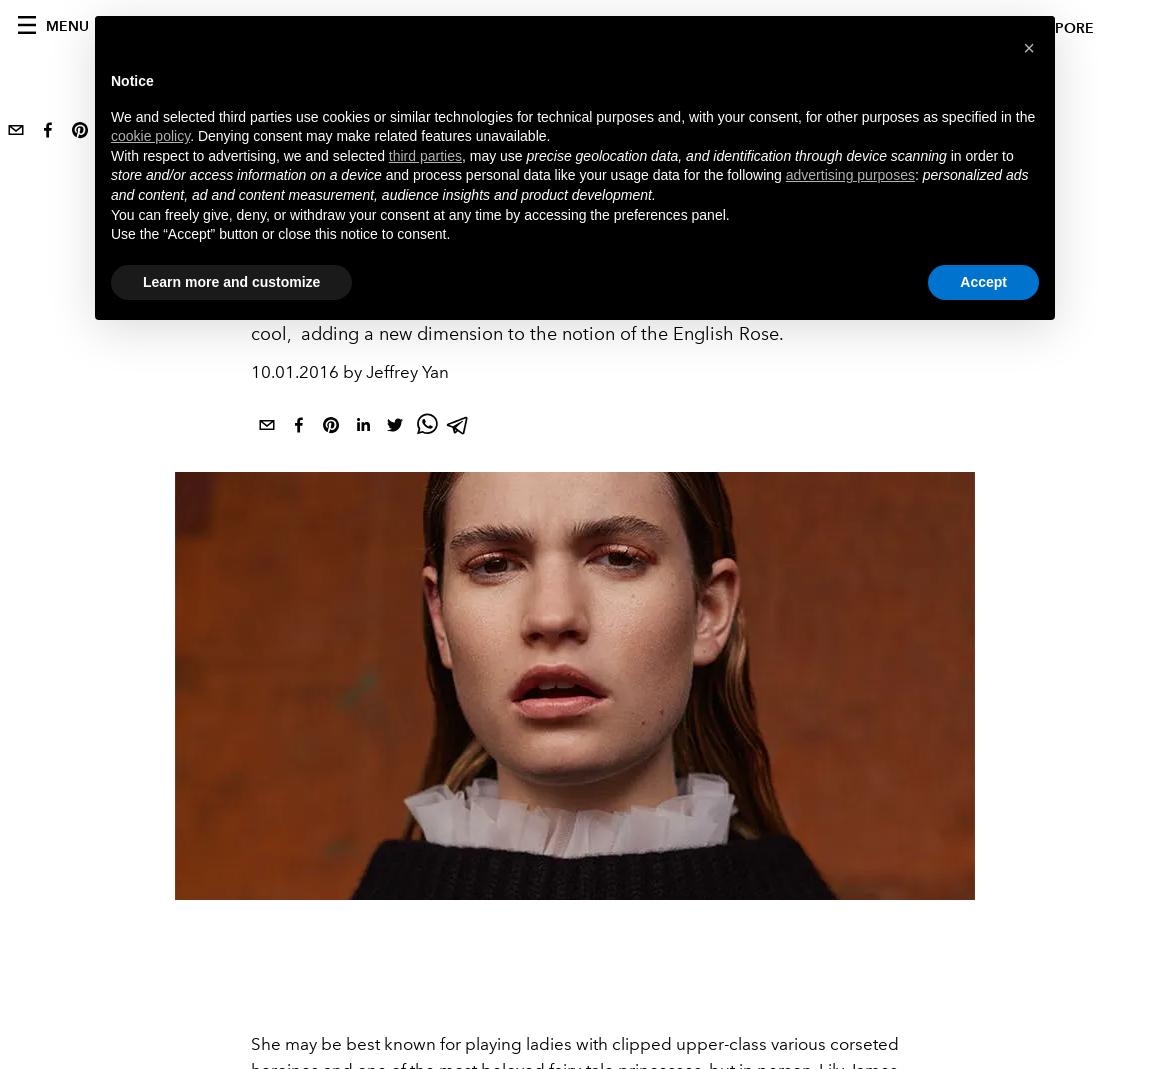 The image size is (1150, 1069). Describe the element at coordinates (230, 280) in the screenshot. I see `'Learn more and customize'` at that location.